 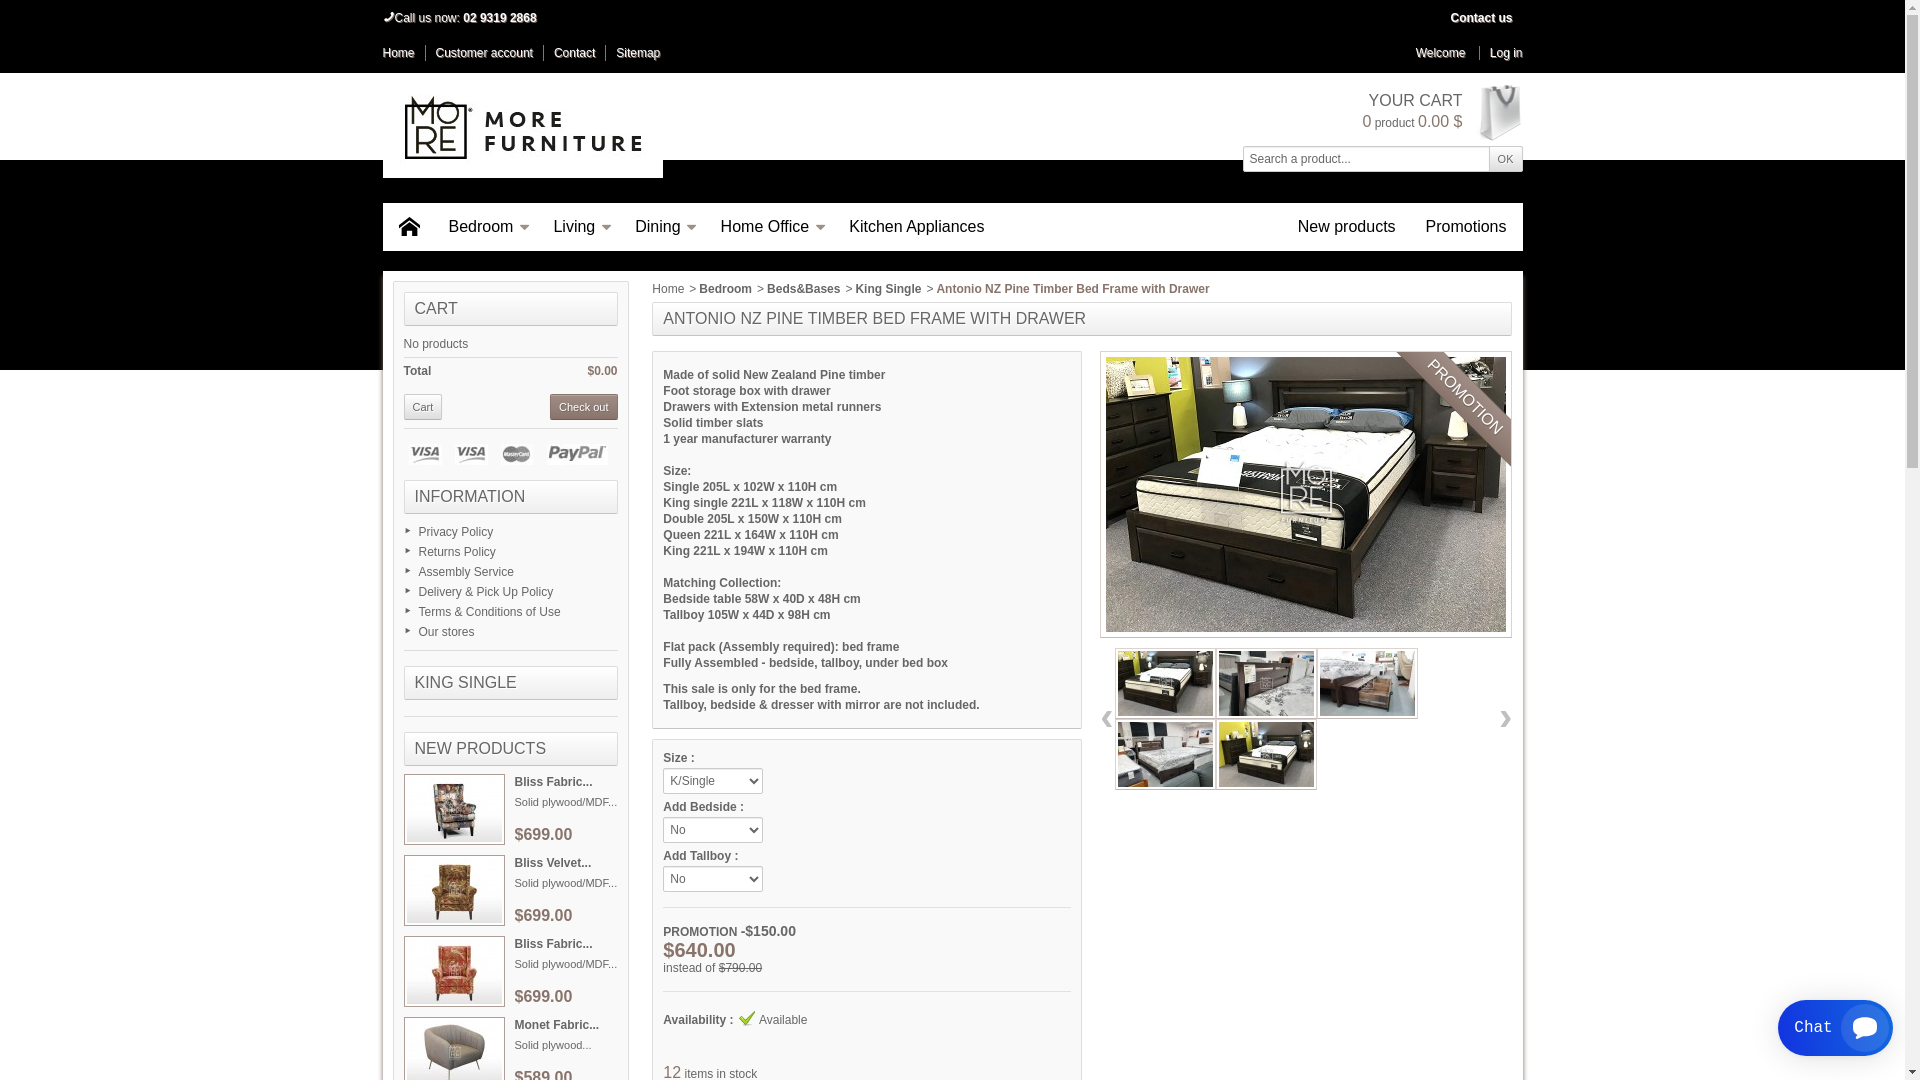 I want to click on 'Home', so click(x=667, y=289).